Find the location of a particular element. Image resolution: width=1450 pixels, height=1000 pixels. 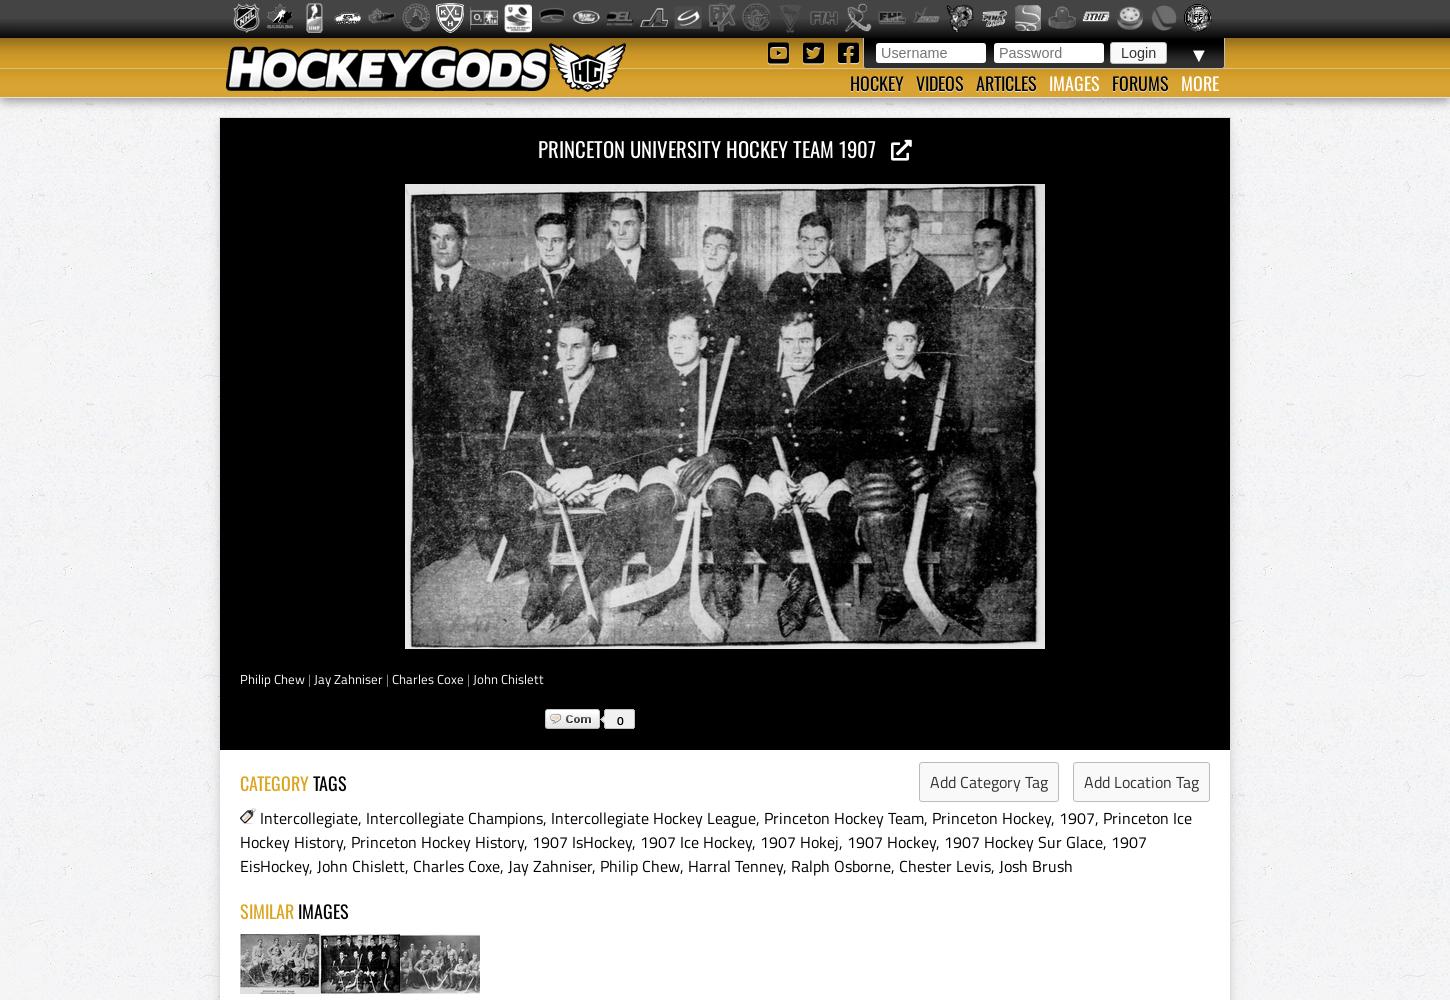

'IMAGES' is located at coordinates (323, 911).